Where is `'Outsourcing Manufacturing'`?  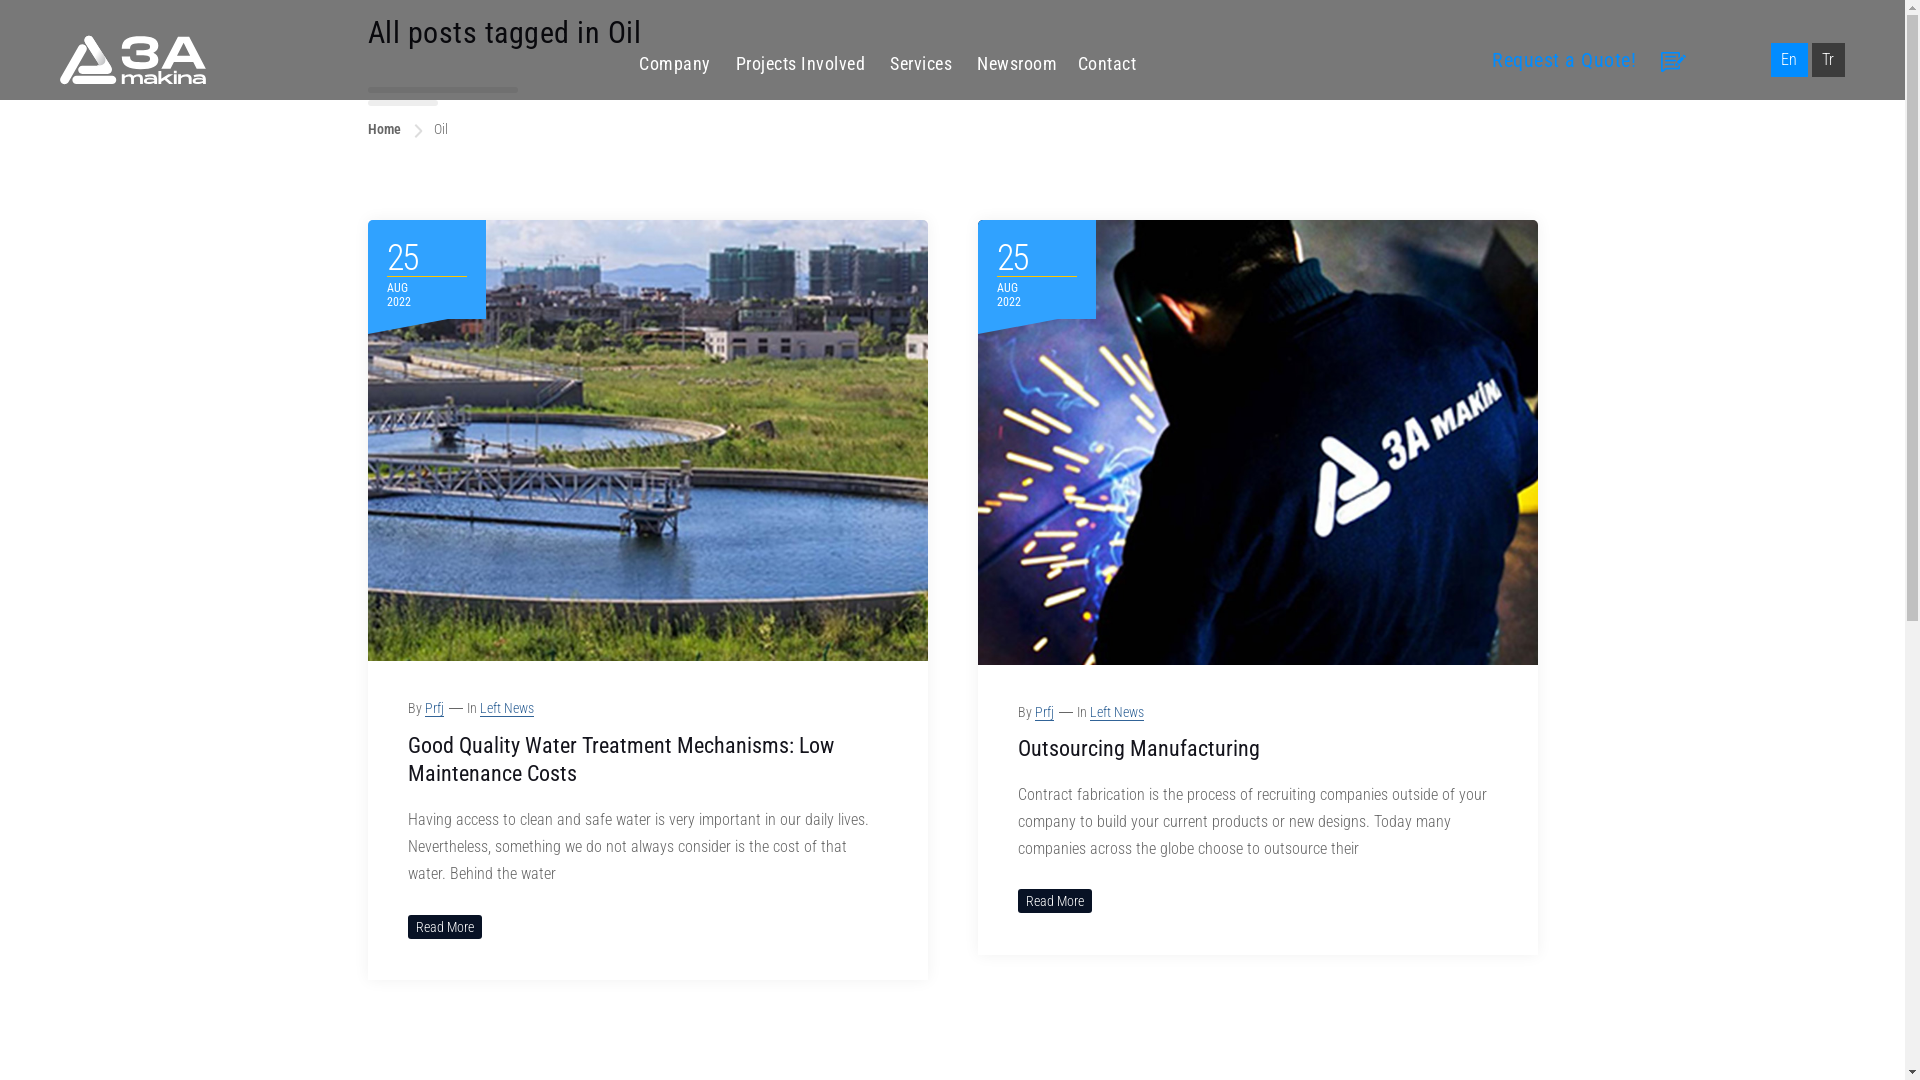 'Outsourcing Manufacturing' is located at coordinates (1017, 748).